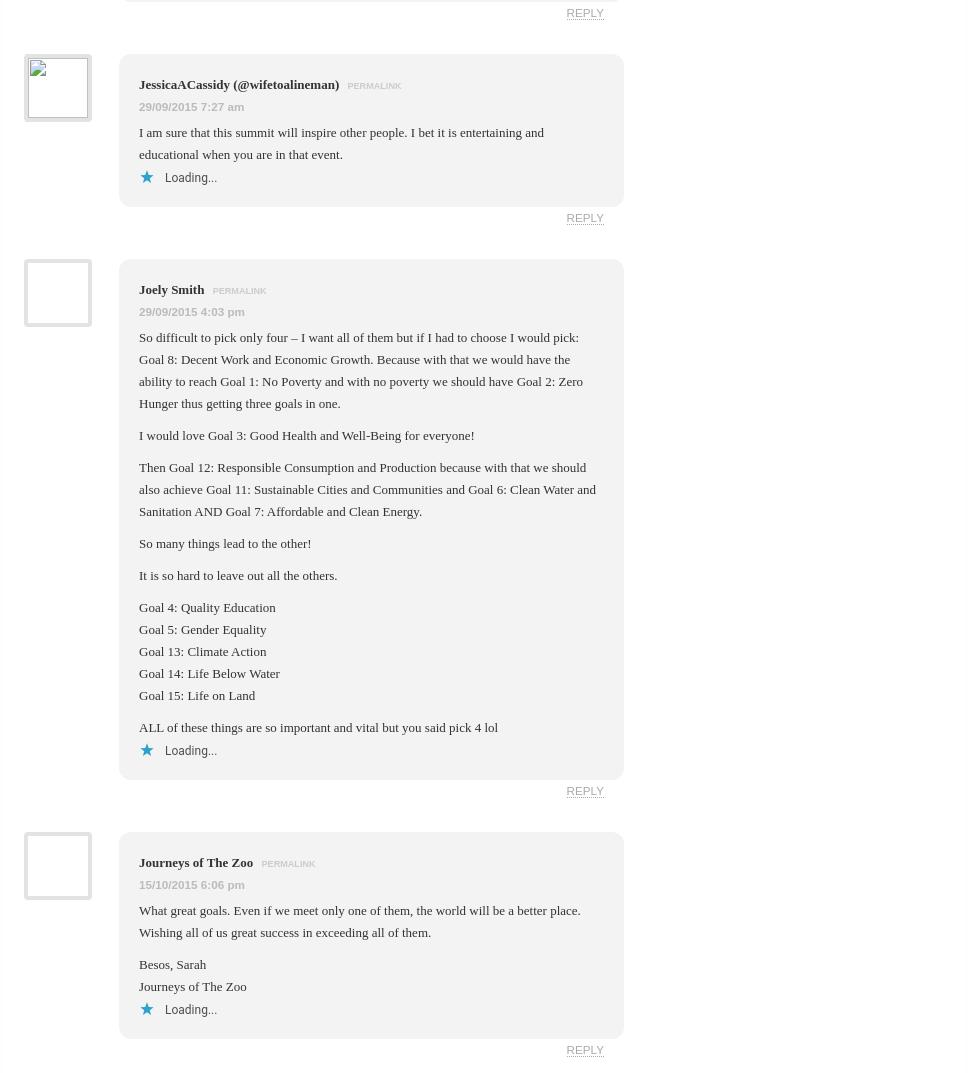 The image size is (968, 1073). Describe the element at coordinates (191, 882) in the screenshot. I see `'15/10/2015 6:06 pm'` at that location.